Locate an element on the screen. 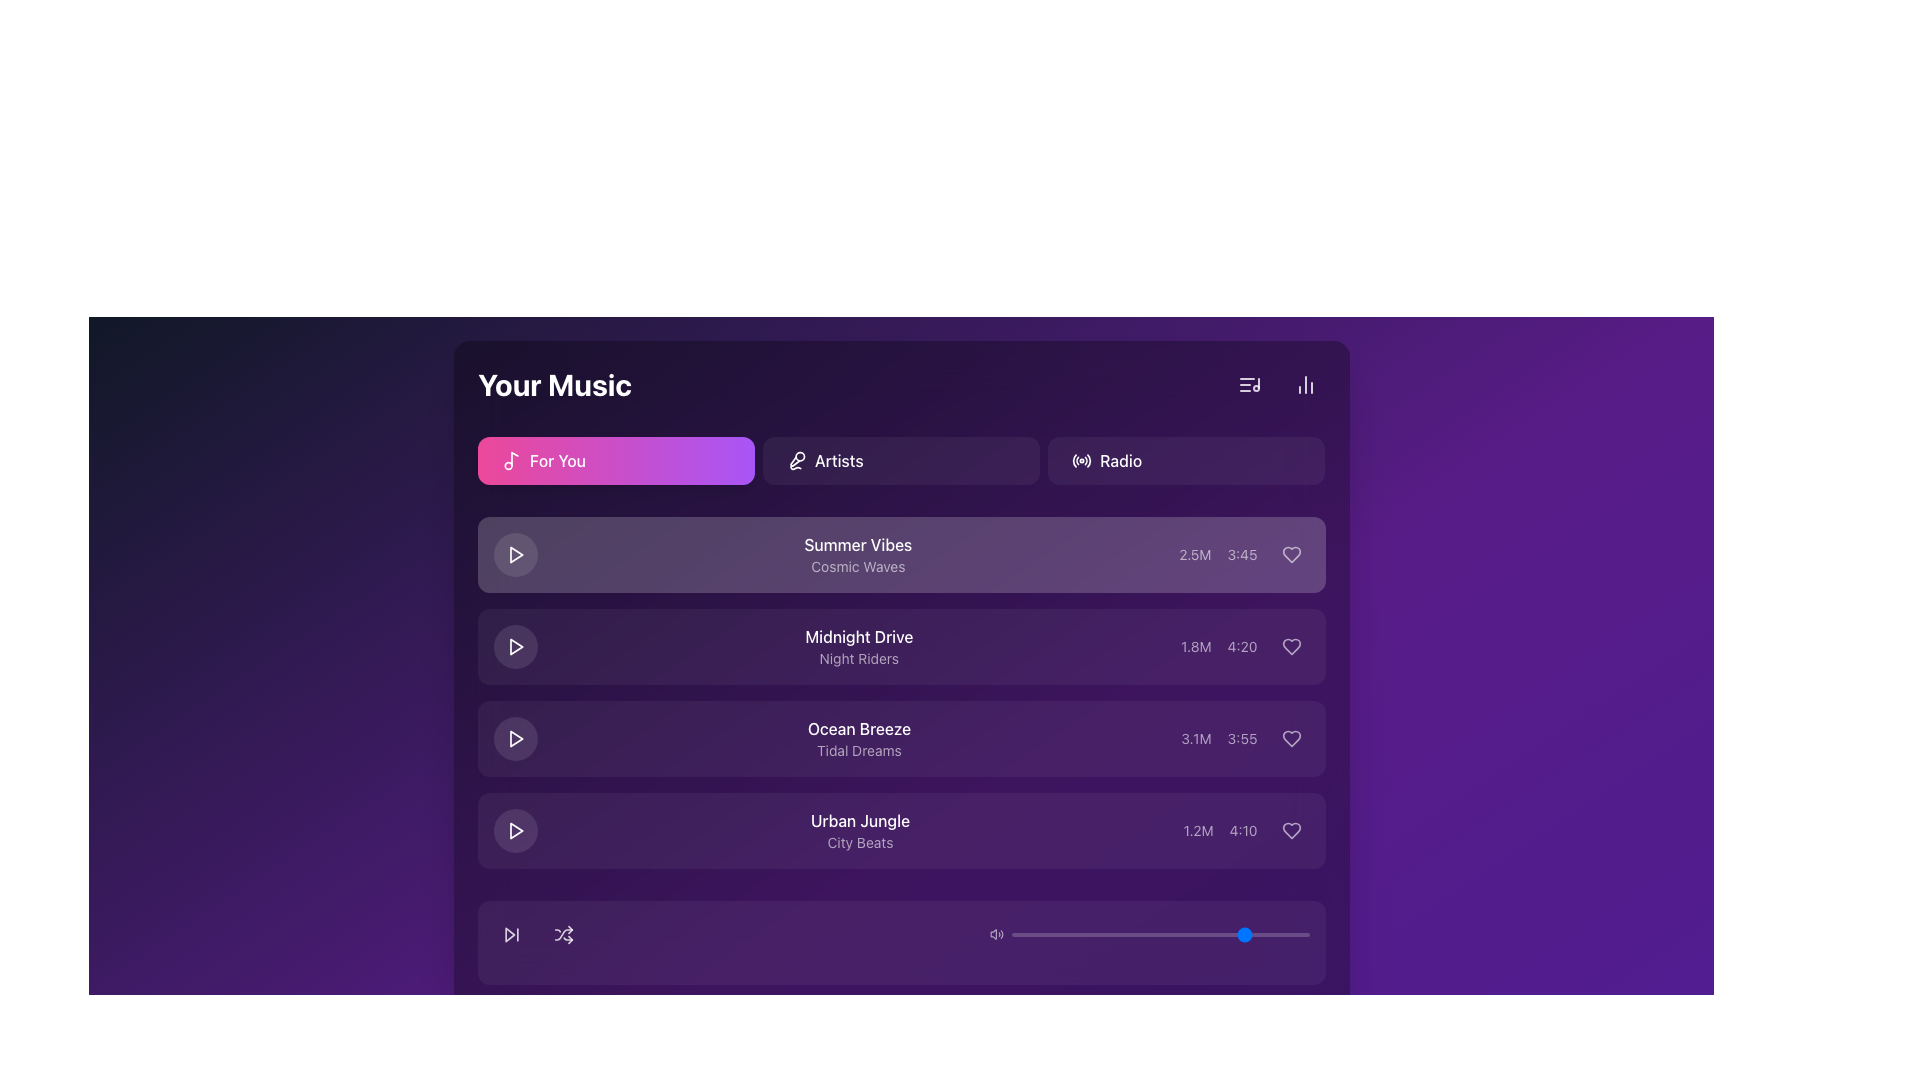  the second music track entry in the 'Your Music' section is located at coordinates (900, 647).